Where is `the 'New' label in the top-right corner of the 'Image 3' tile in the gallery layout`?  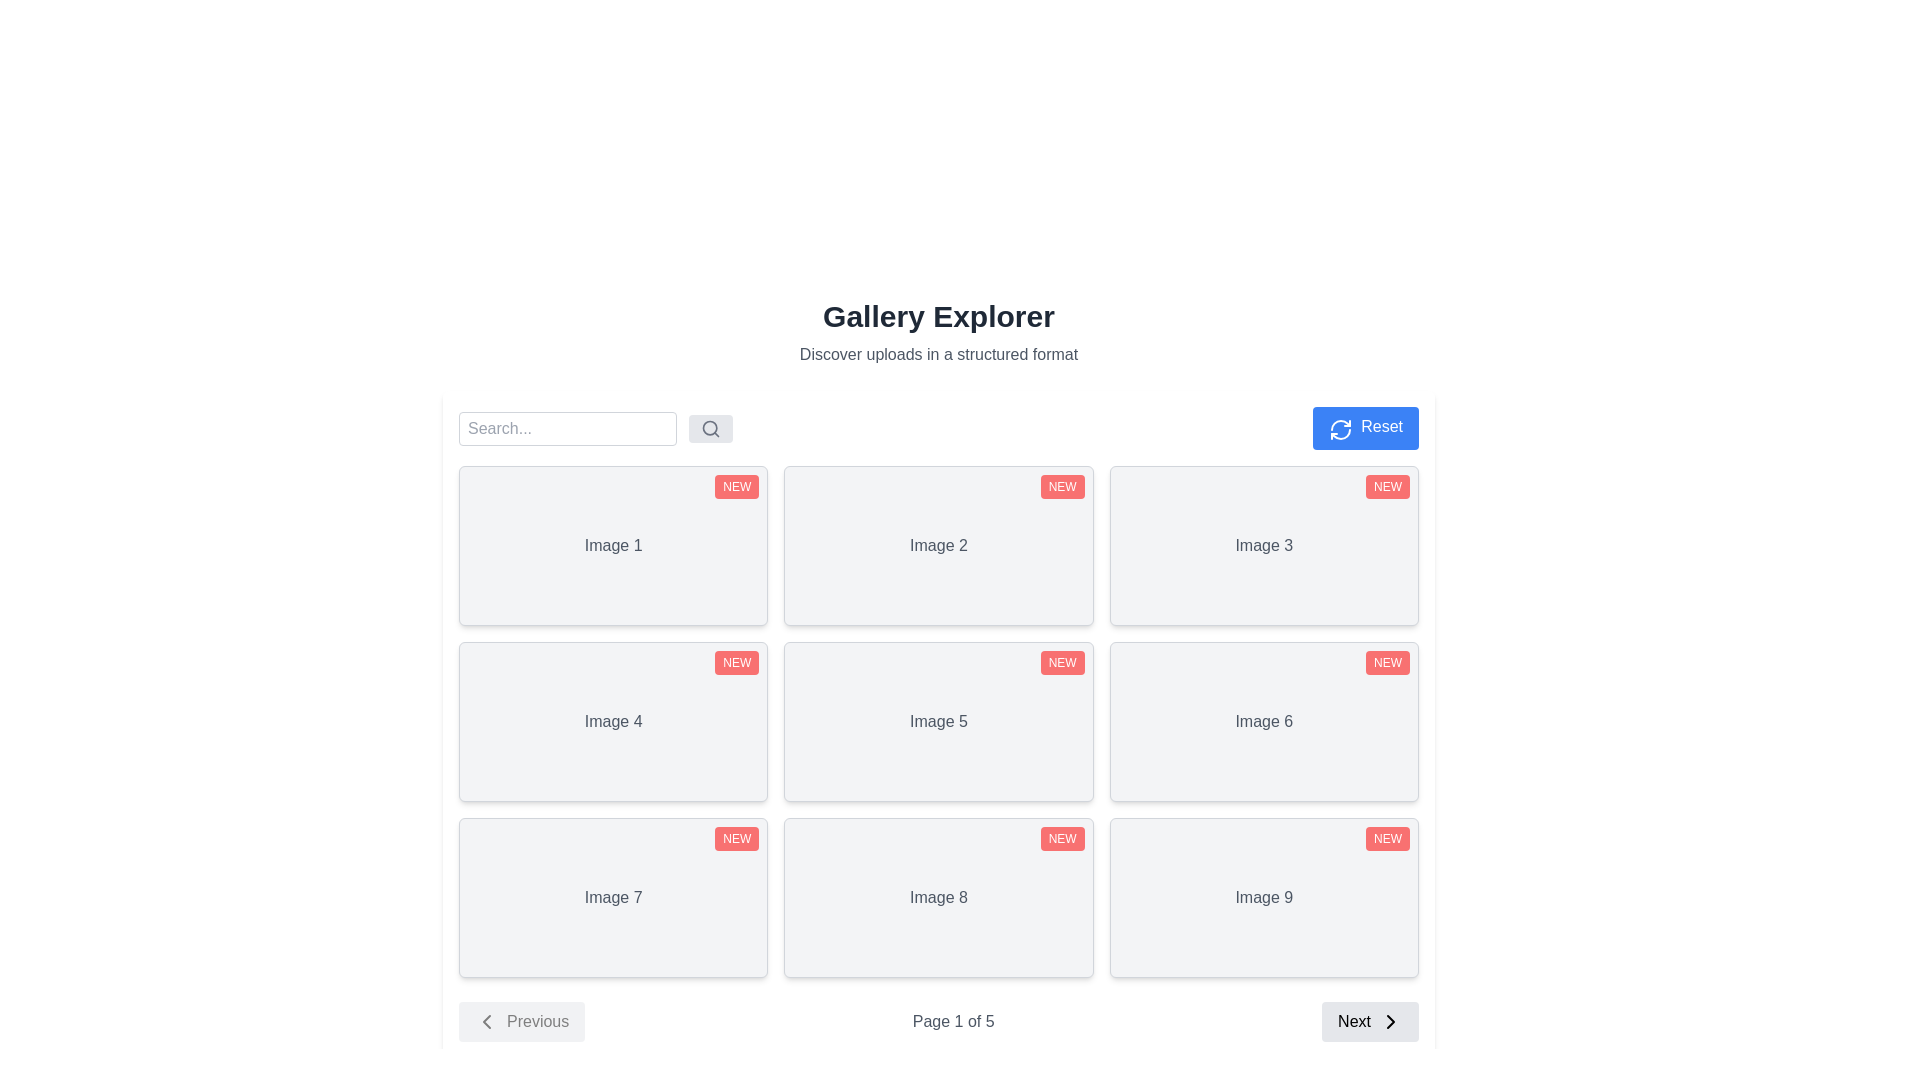 the 'New' label in the top-right corner of the 'Image 3' tile in the gallery layout is located at coordinates (1386, 486).